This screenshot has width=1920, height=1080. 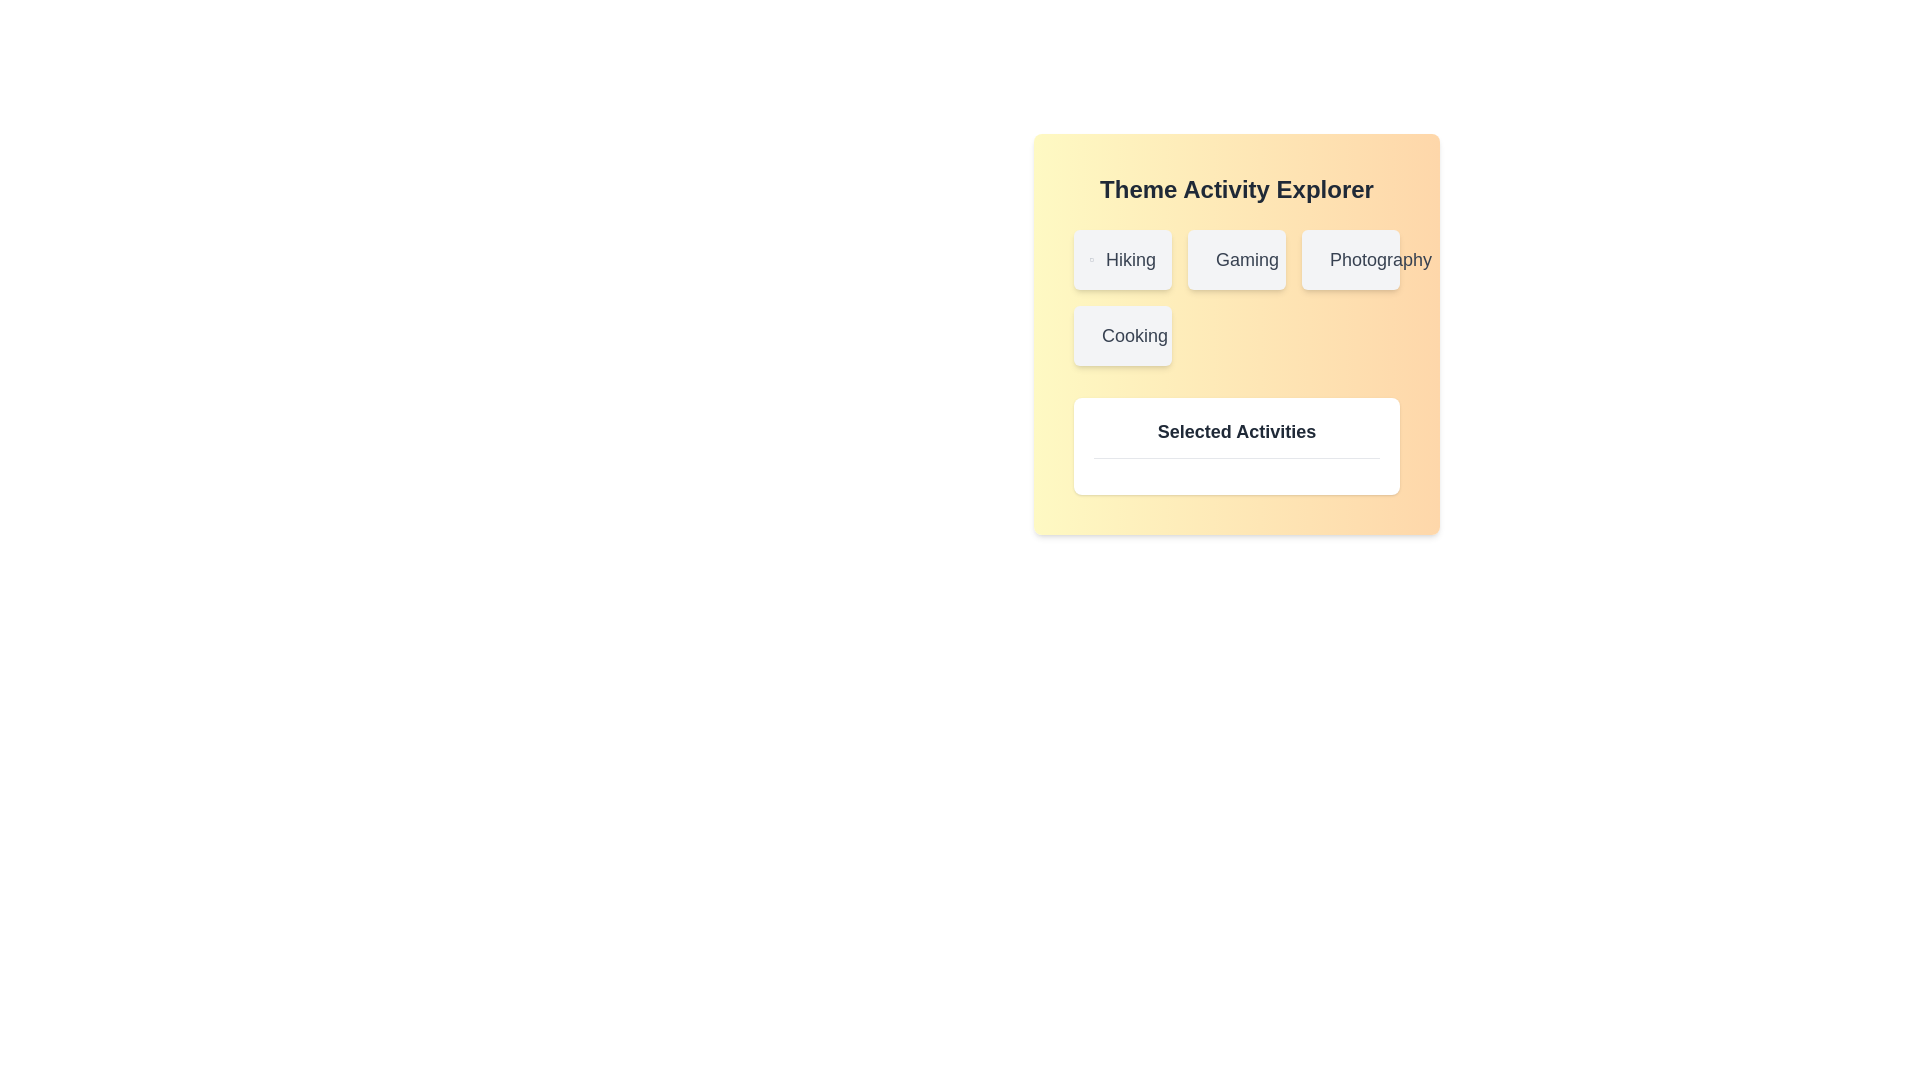 I want to click on the text label displaying 'Gaming' located in the center of a rectangular button on the top-right within the 'Theme Activity Explorer' grid, so click(x=1246, y=258).